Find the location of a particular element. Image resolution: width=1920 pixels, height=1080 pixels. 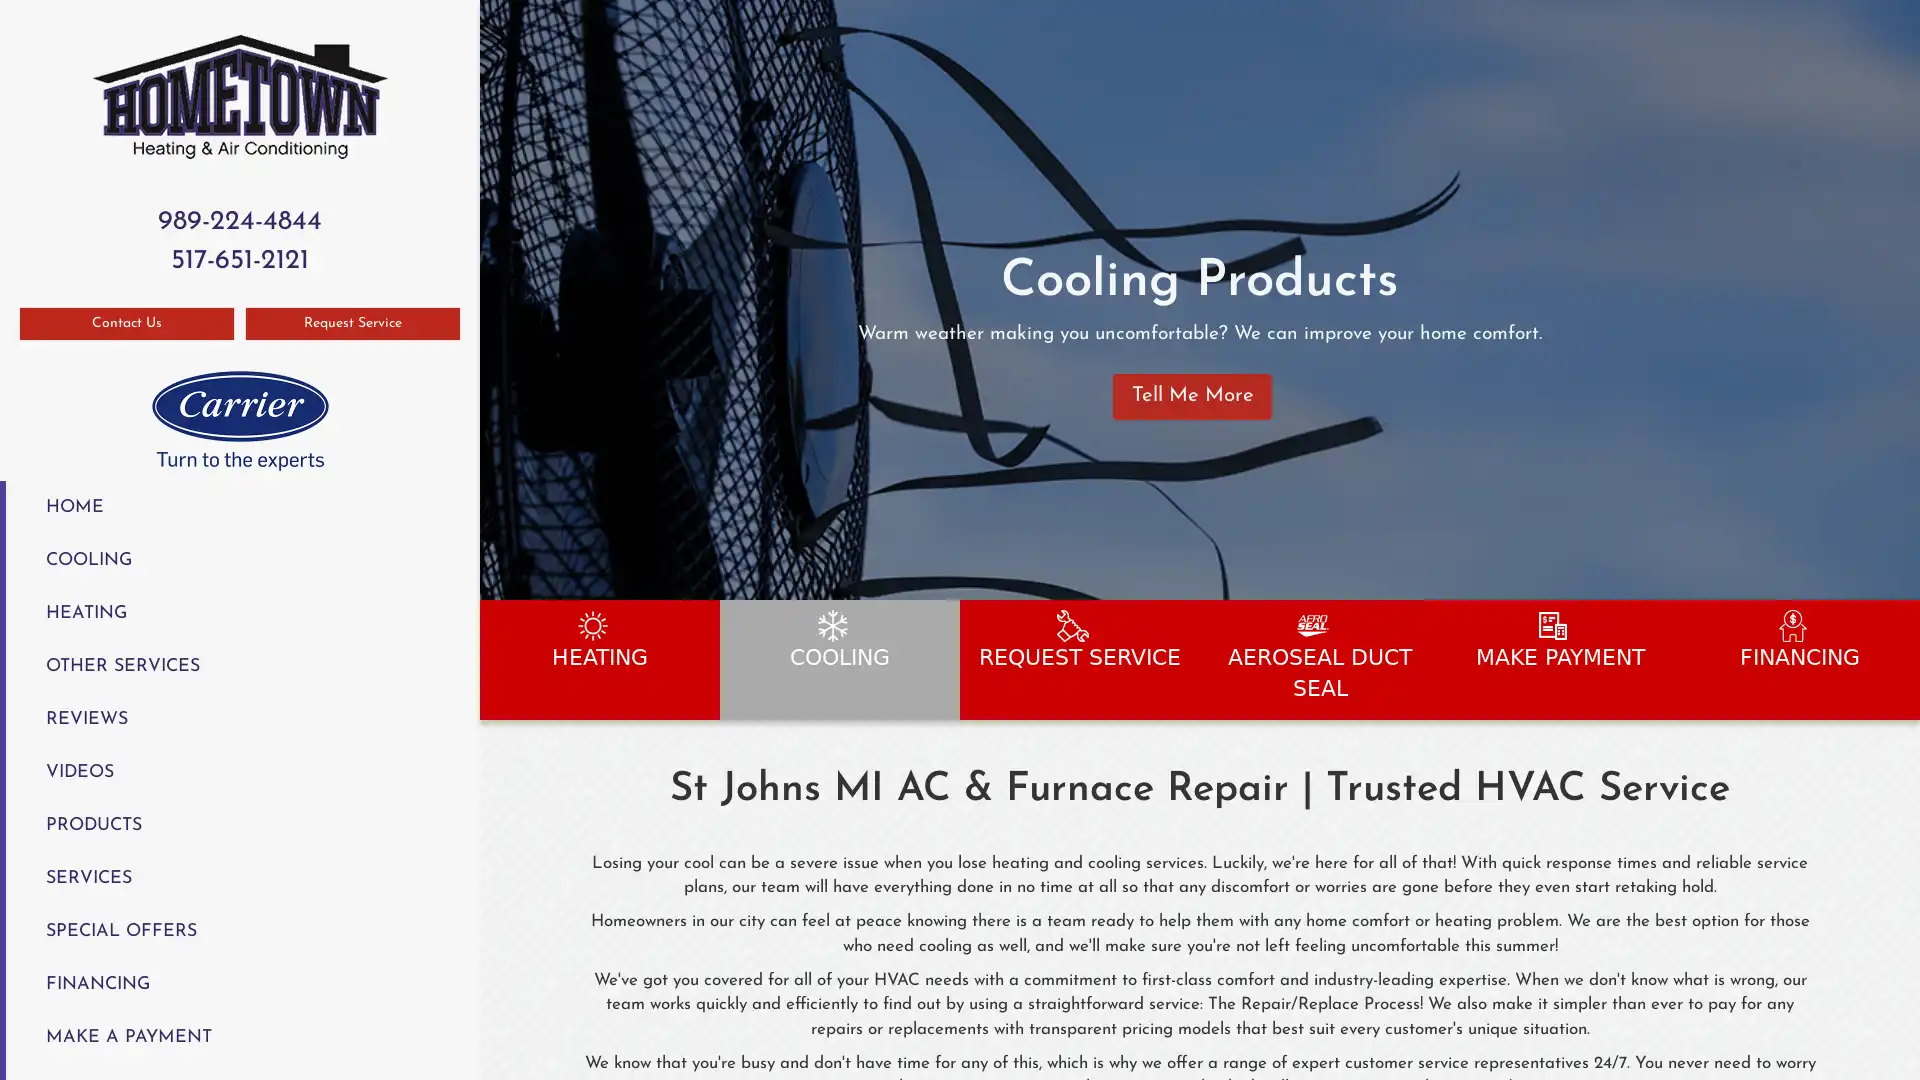

Previous is located at coordinates (497, 299).